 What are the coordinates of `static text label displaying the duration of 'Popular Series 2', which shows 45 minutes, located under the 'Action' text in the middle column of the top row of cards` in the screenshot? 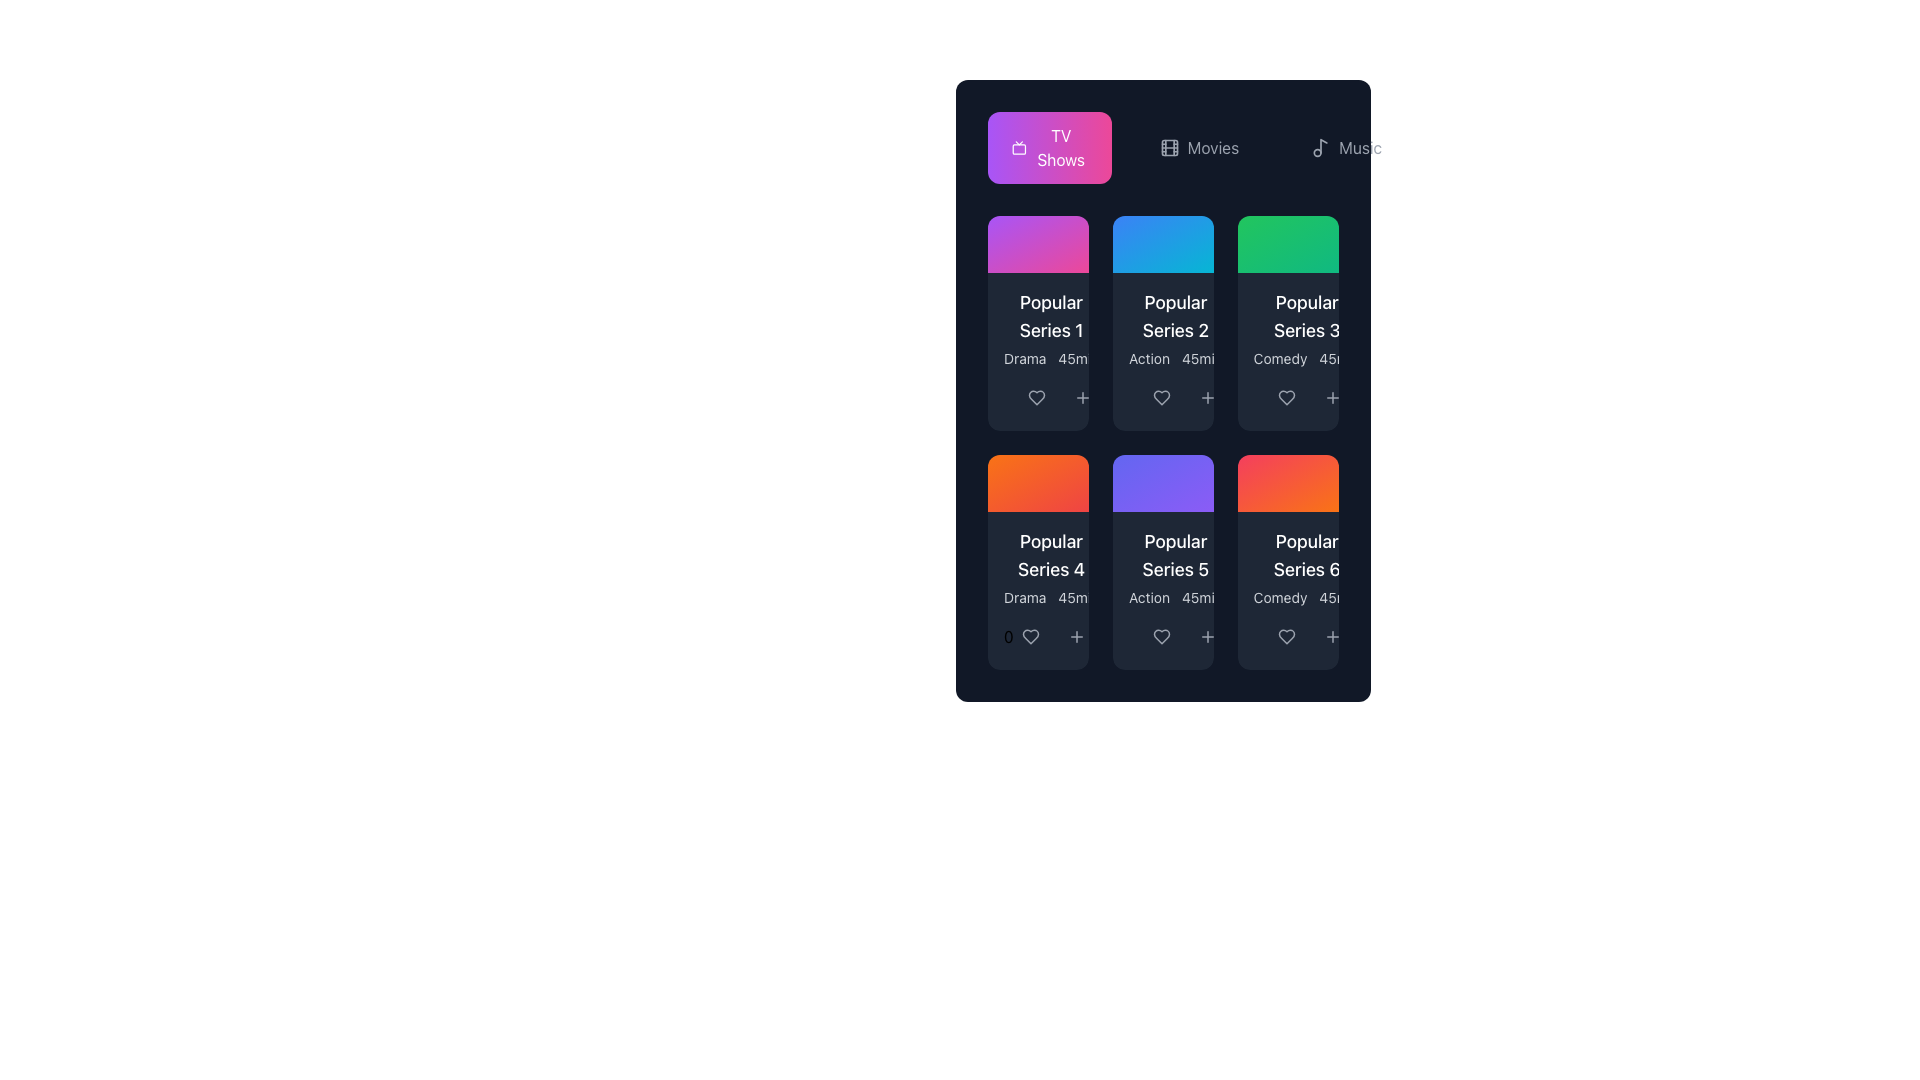 It's located at (1201, 357).